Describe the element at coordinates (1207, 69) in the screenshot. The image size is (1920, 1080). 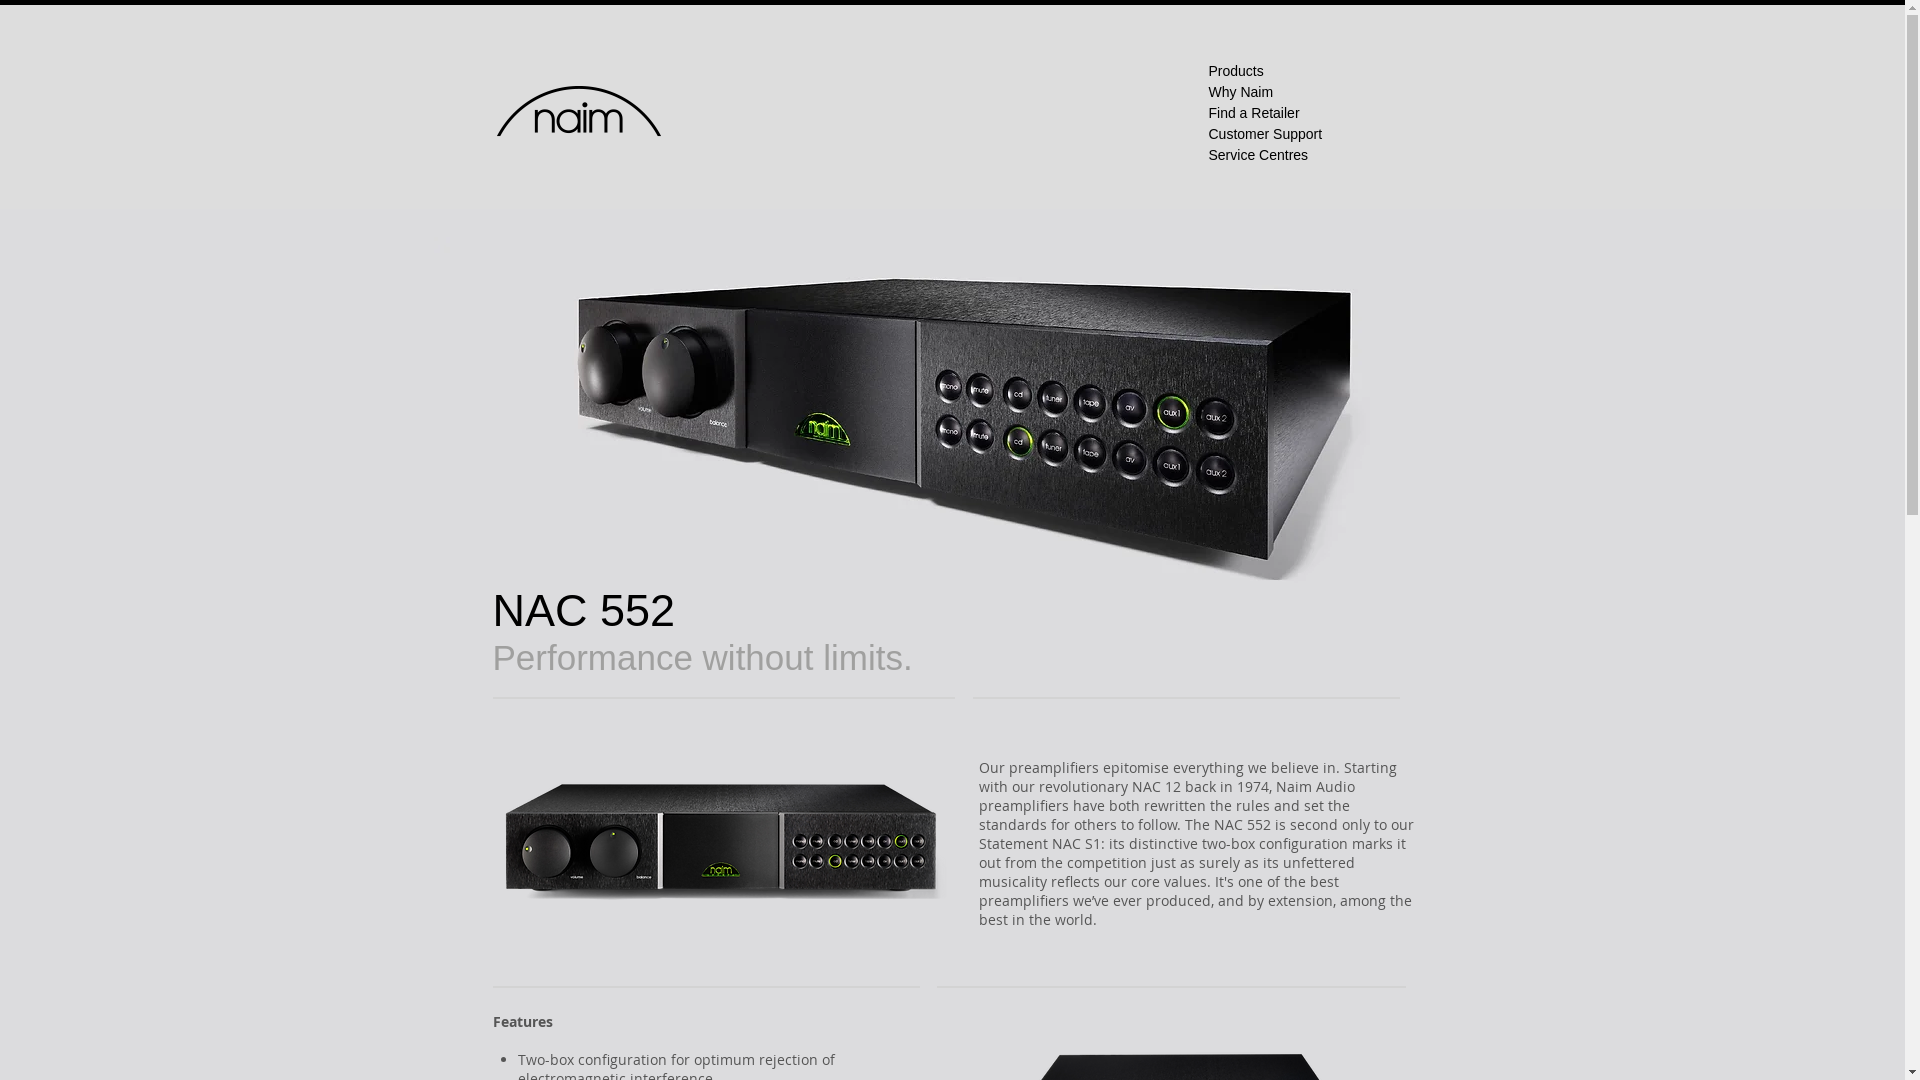
I see `'Products'` at that location.